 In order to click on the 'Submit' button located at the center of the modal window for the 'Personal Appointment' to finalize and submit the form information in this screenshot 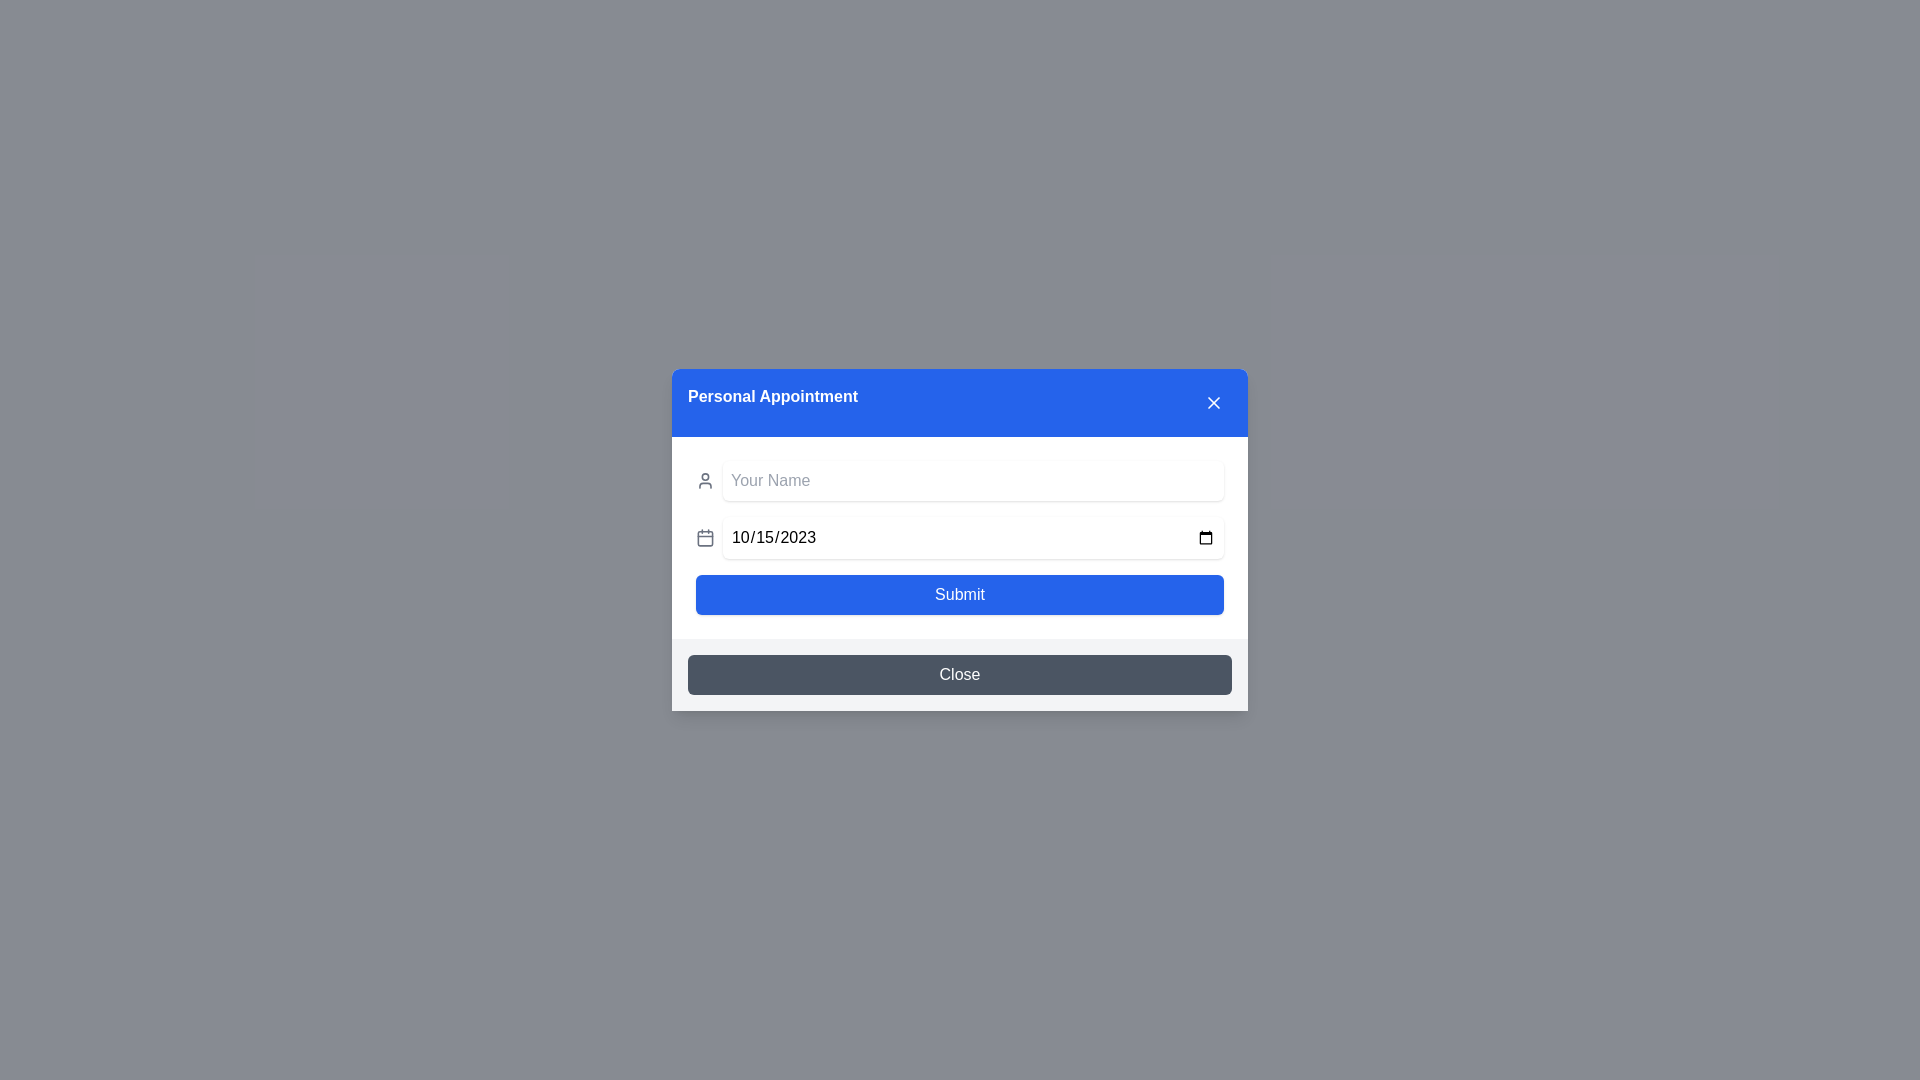, I will do `click(960, 593)`.